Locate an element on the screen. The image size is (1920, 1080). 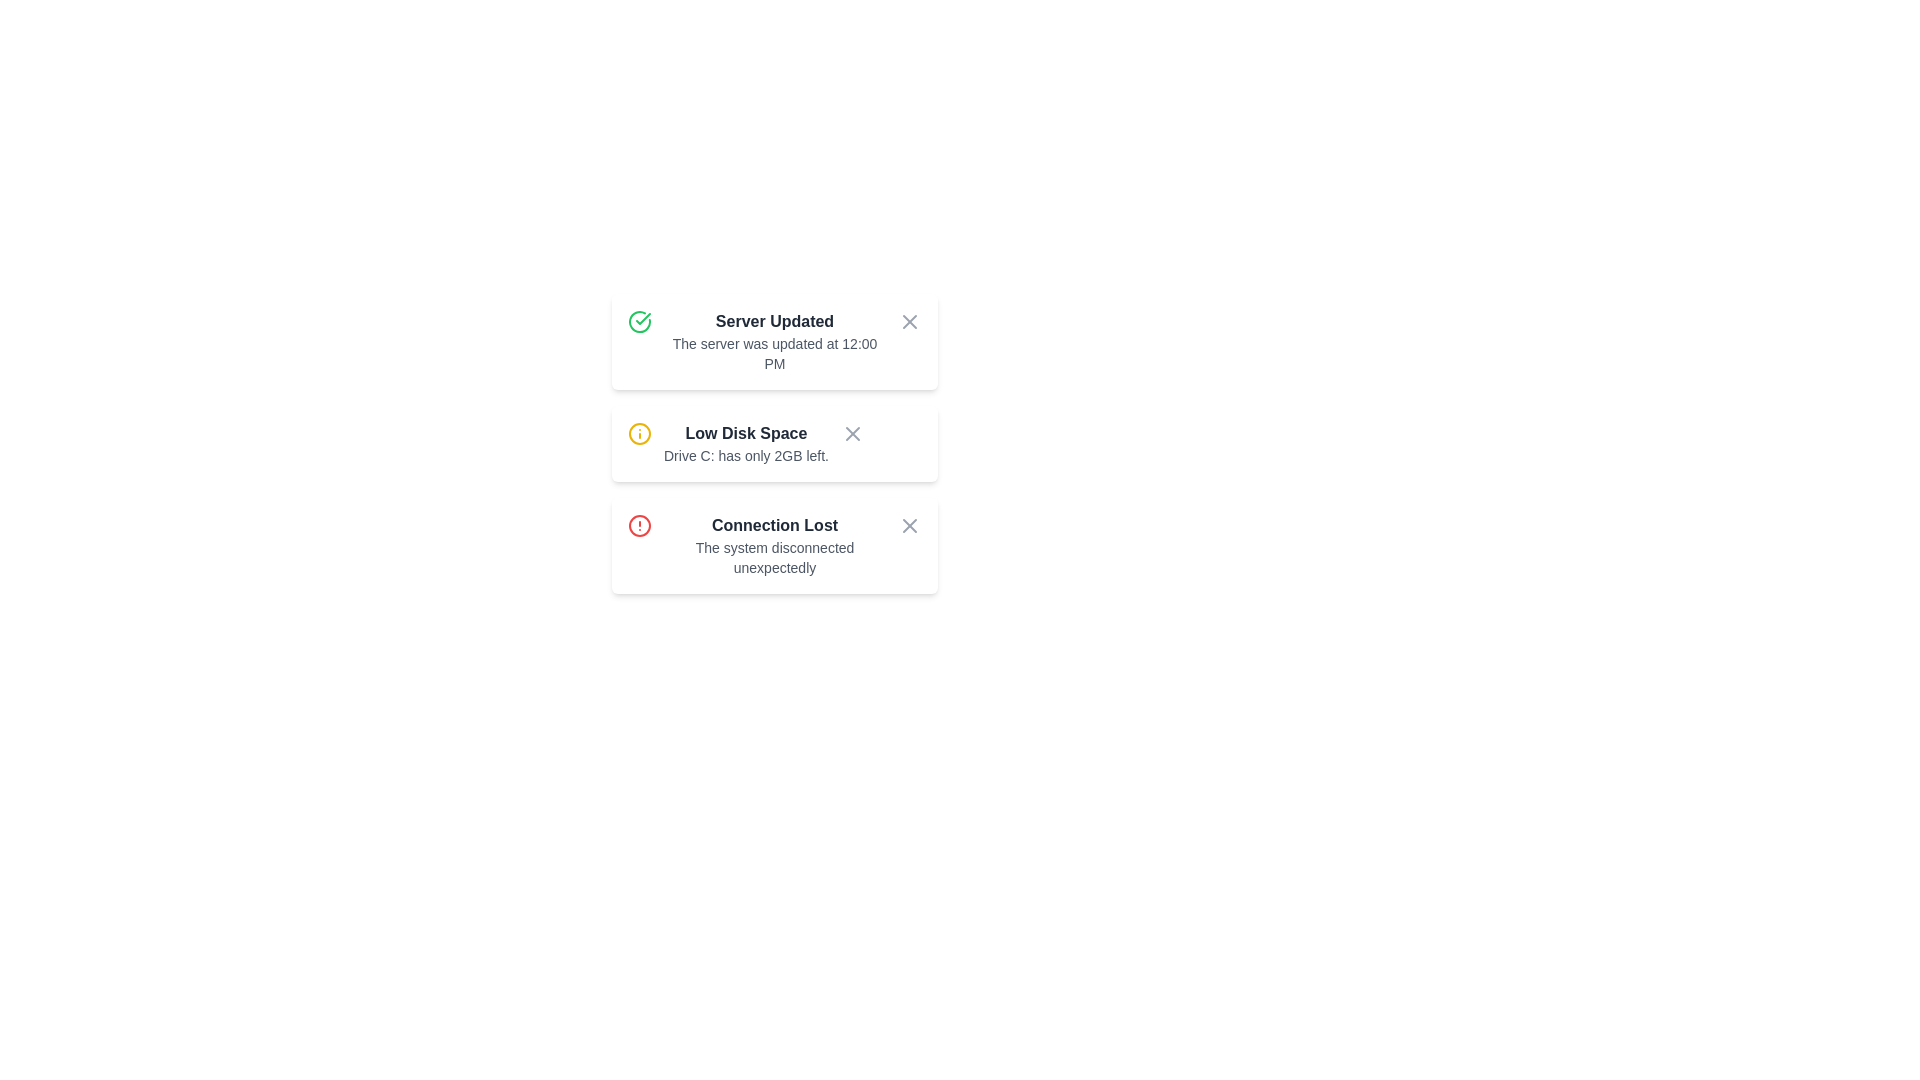
the small 'X' icon in the top-right corner of the 'Low Disk Space' notification is located at coordinates (852, 433).